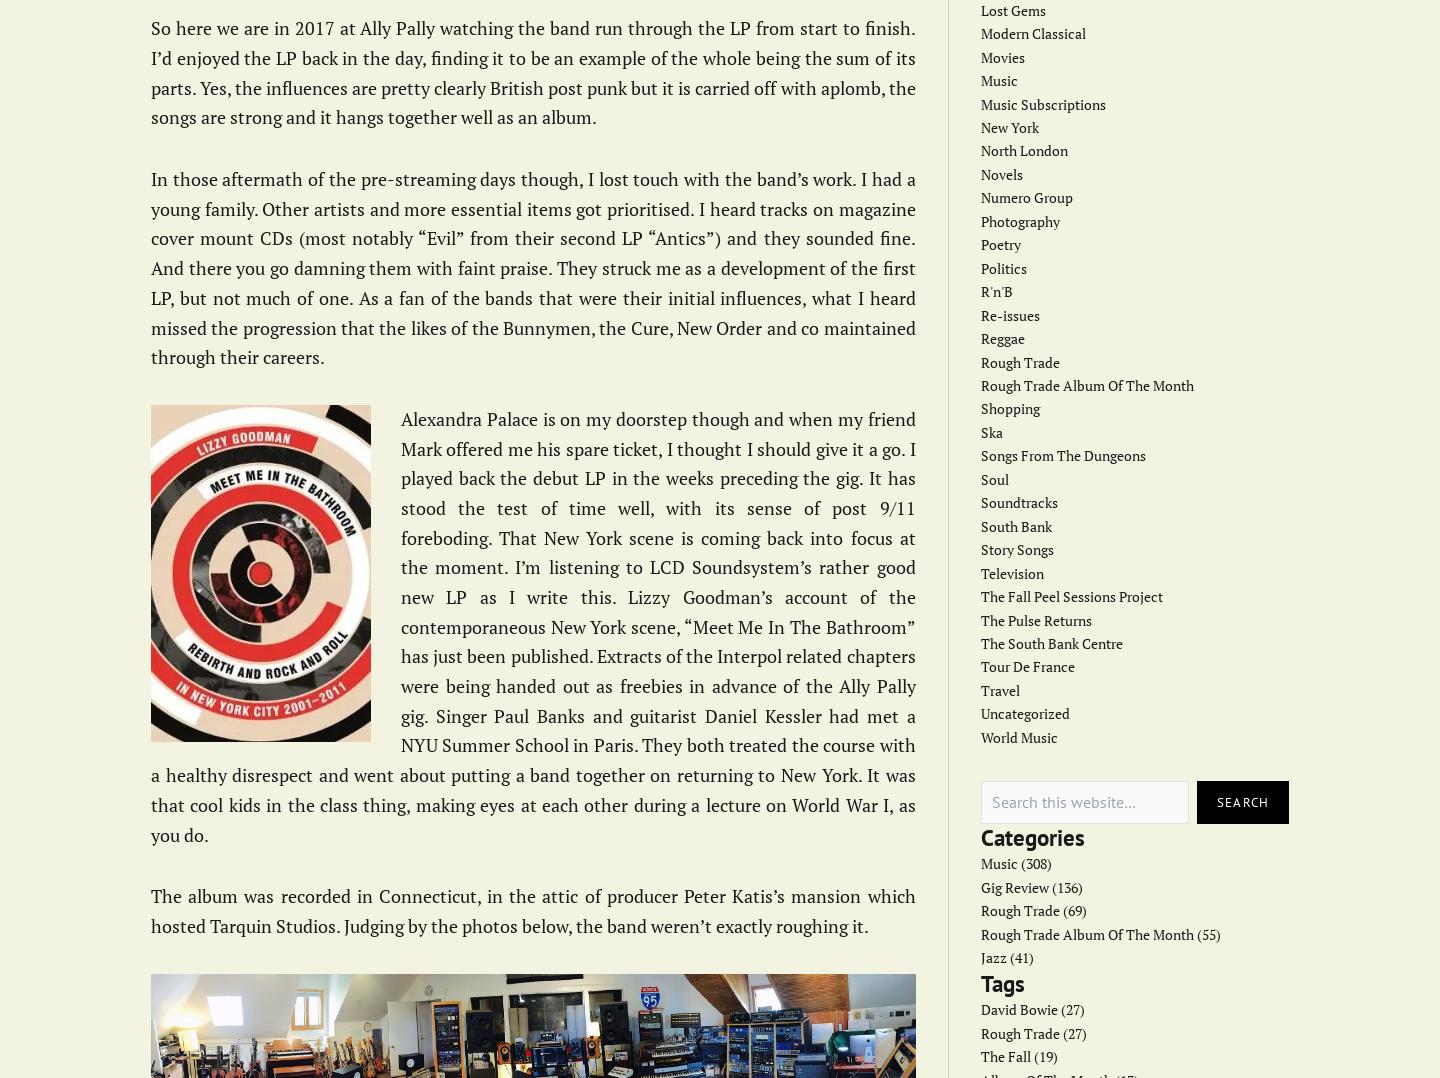 Image resolution: width=1440 pixels, height=1078 pixels. Describe the element at coordinates (531, 72) in the screenshot. I see `'So here we are in 2017 at Ally Pally watching the band run through the LP from start to finish. I’d enjoyed the LP back in the day, finding it to be an example of the whole being the sum of its parts. Yes, the influences are pretty clearly British post punk but it is carried off with aplomb, the songs are strong and it hangs together well as an album.'` at that location.